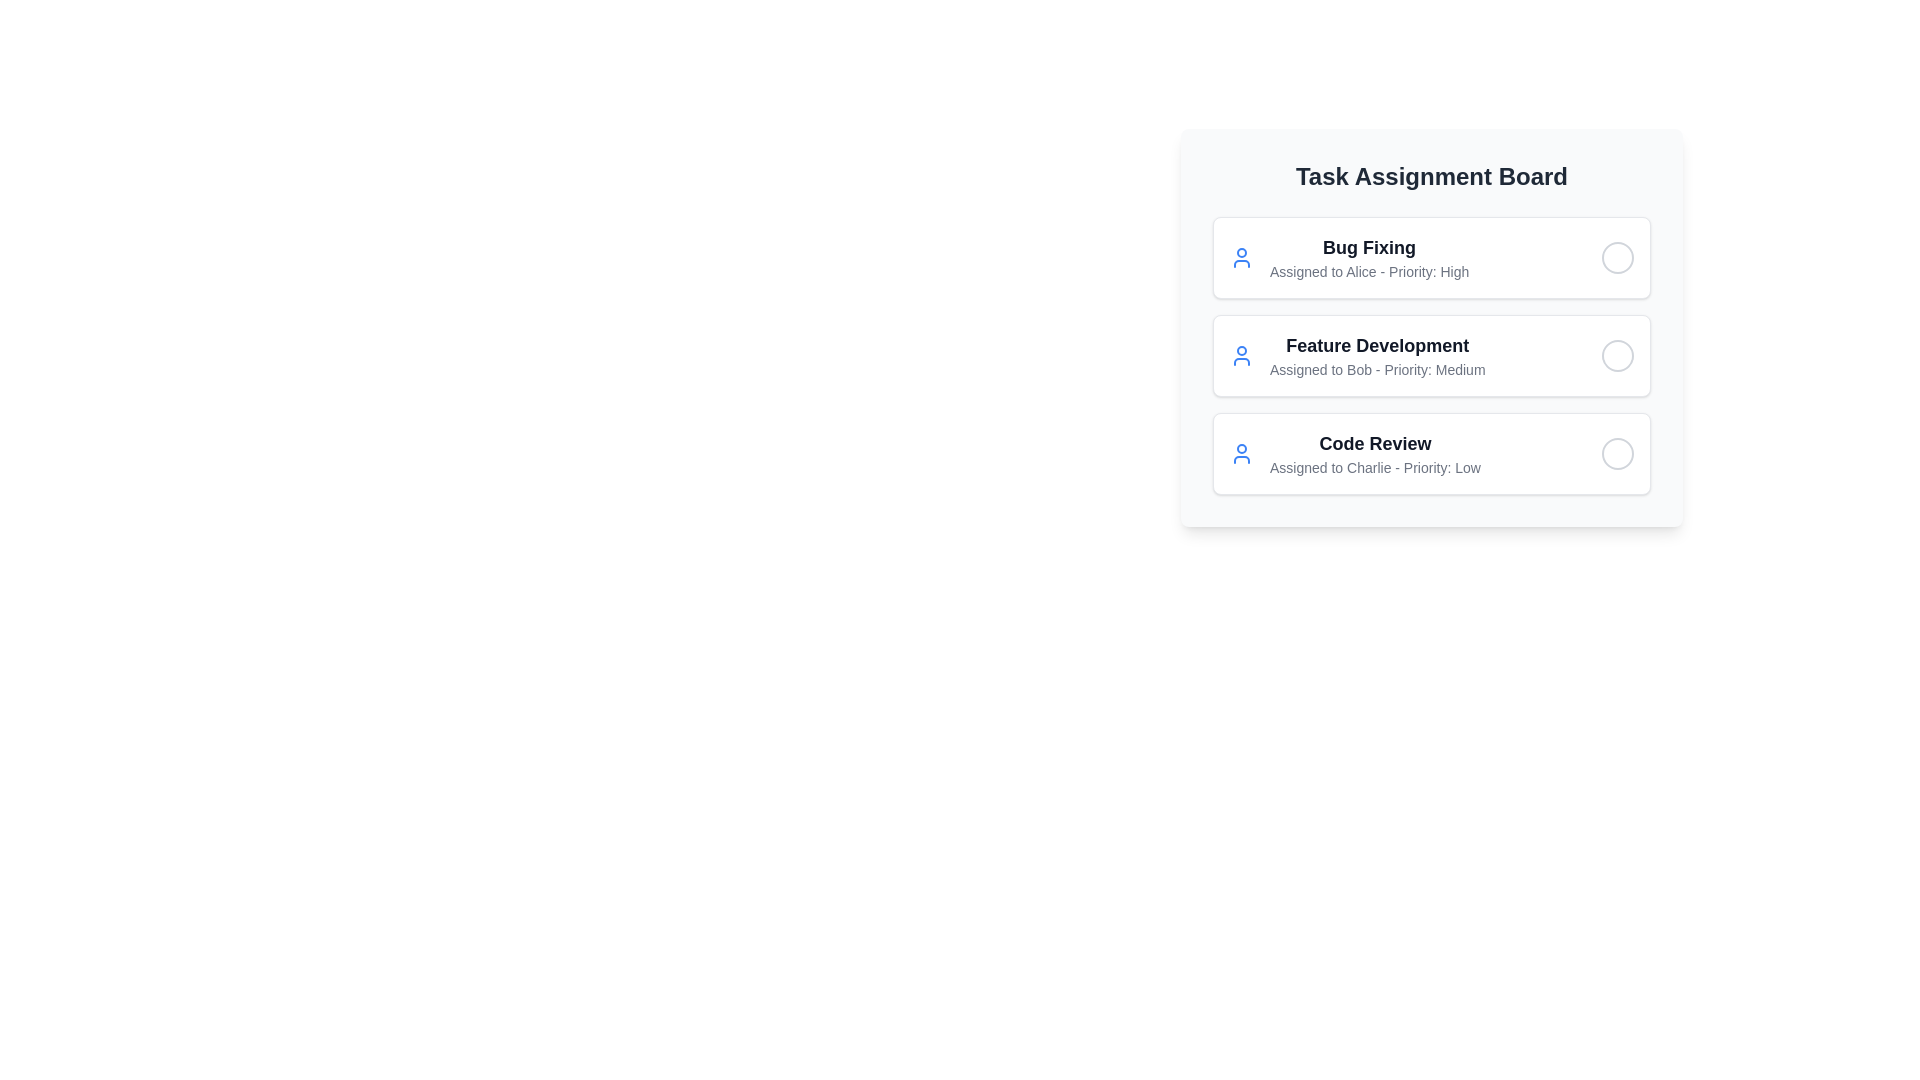 The width and height of the screenshot is (1920, 1080). Describe the element at coordinates (1376, 345) in the screenshot. I see `the bold text label reading 'Feature Development' located in the middle section of the 'Task Assignment Board' interface` at that location.